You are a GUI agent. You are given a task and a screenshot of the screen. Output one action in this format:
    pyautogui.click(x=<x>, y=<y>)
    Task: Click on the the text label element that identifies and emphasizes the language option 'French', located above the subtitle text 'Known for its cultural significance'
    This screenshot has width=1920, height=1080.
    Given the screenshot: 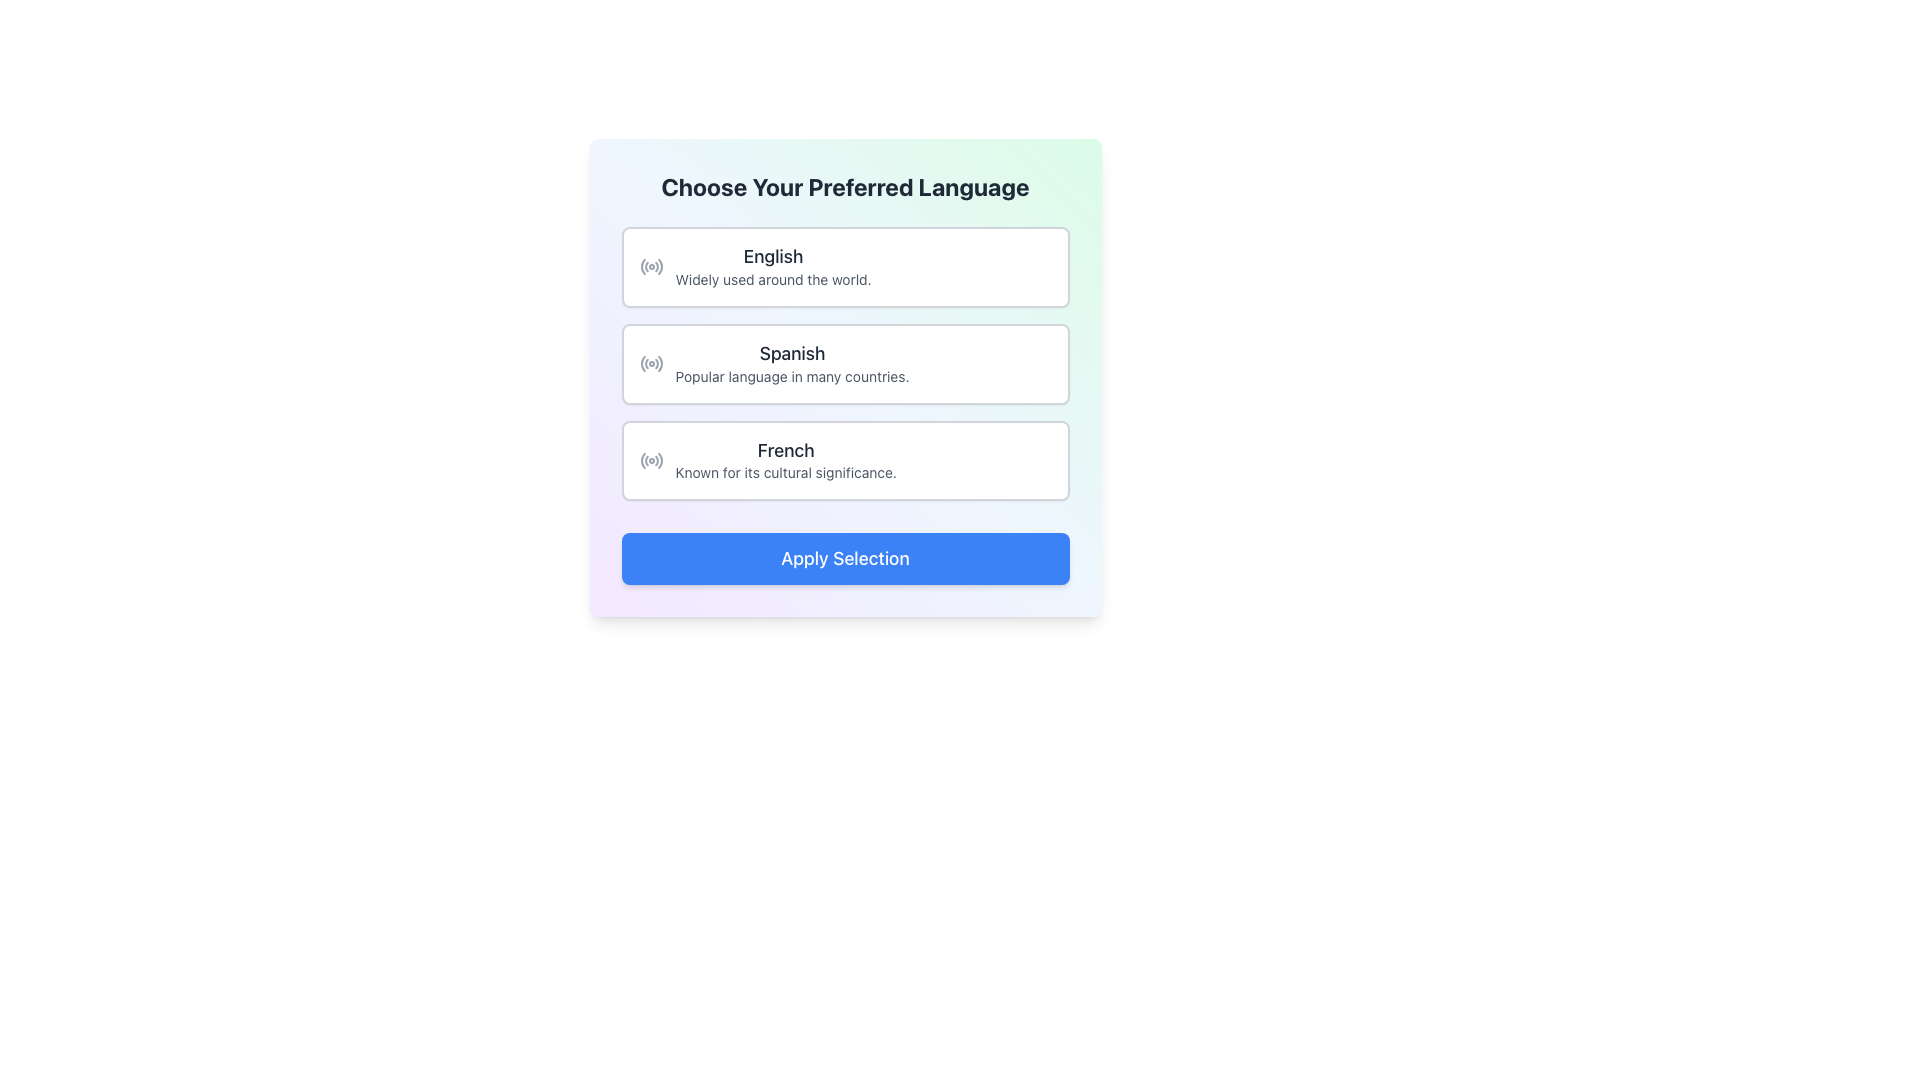 What is the action you would take?
    pyautogui.click(x=785, y=450)
    